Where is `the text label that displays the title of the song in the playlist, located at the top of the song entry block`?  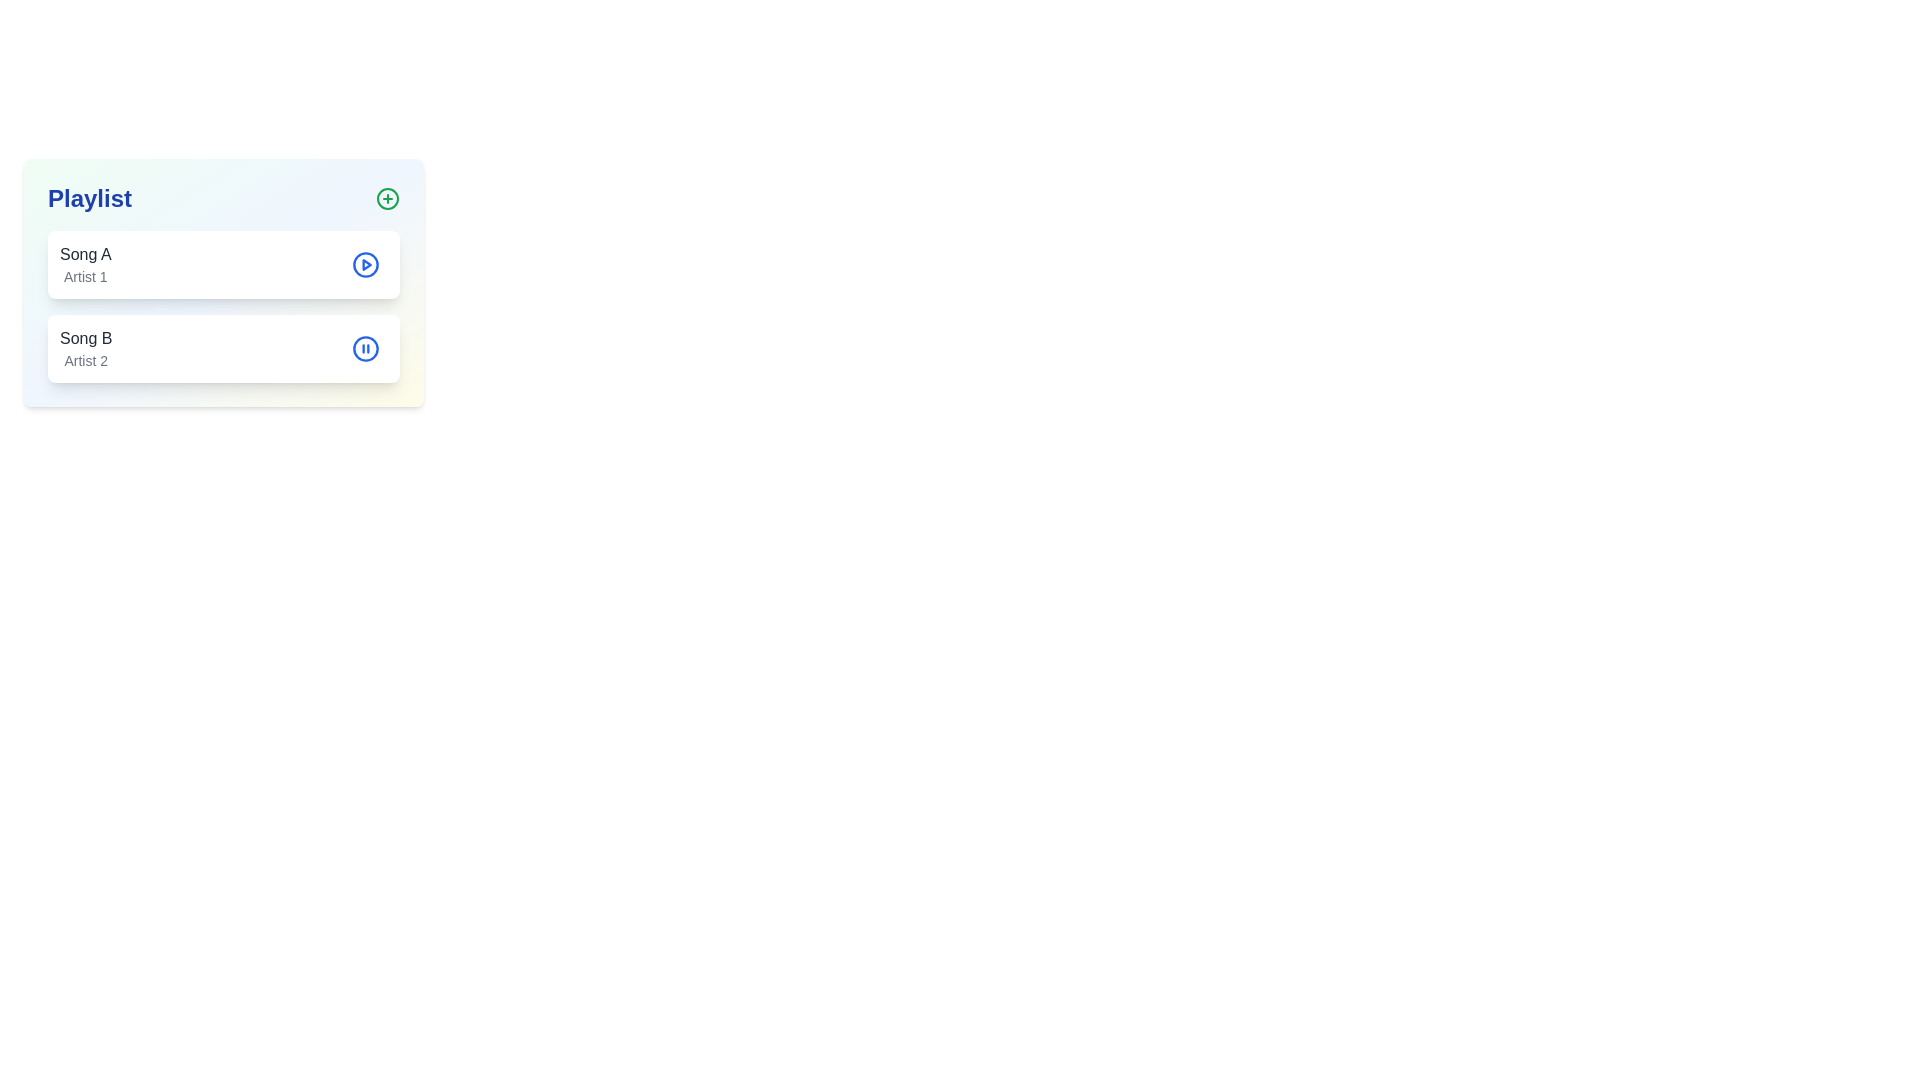 the text label that displays the title of the song in the playlist, located at the top of the song entry block is located at coordinates (84, 253).